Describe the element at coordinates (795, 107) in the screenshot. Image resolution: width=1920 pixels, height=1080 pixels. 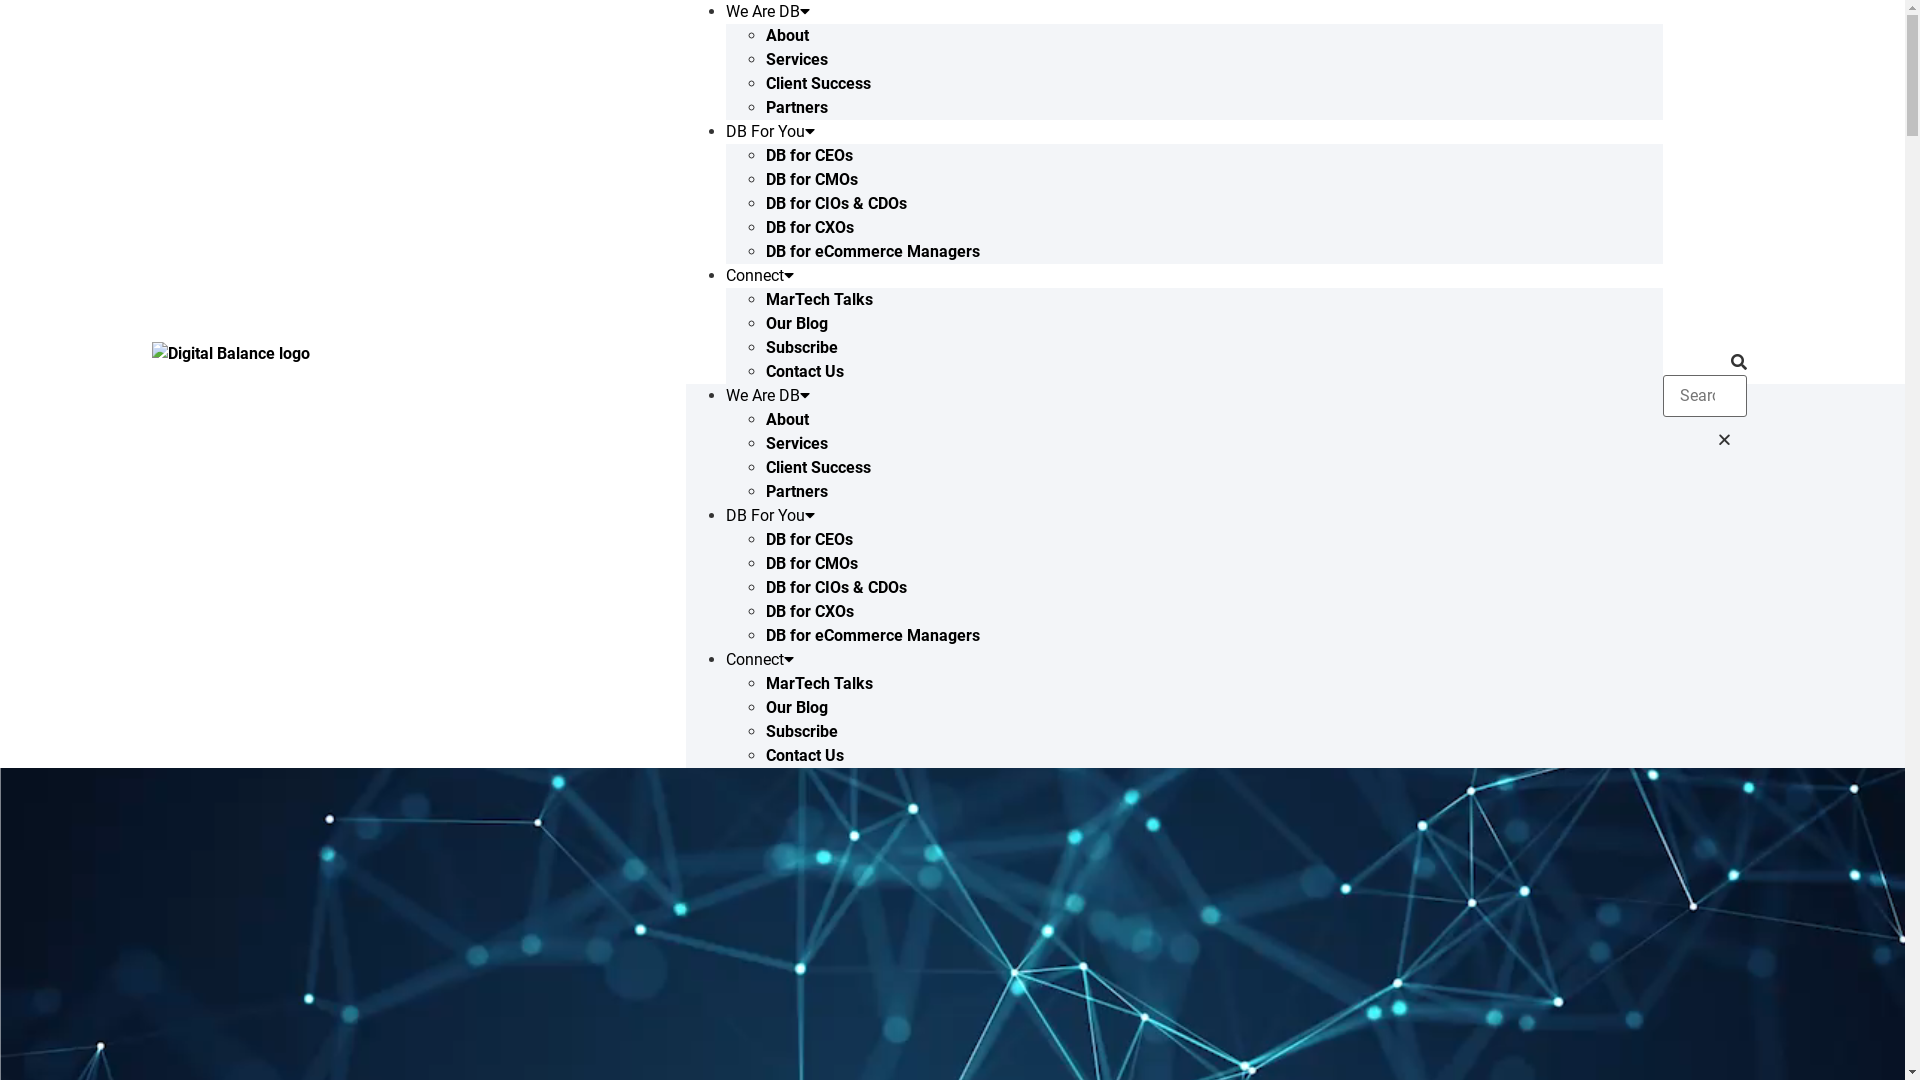
I see `'Partners'` at that location.